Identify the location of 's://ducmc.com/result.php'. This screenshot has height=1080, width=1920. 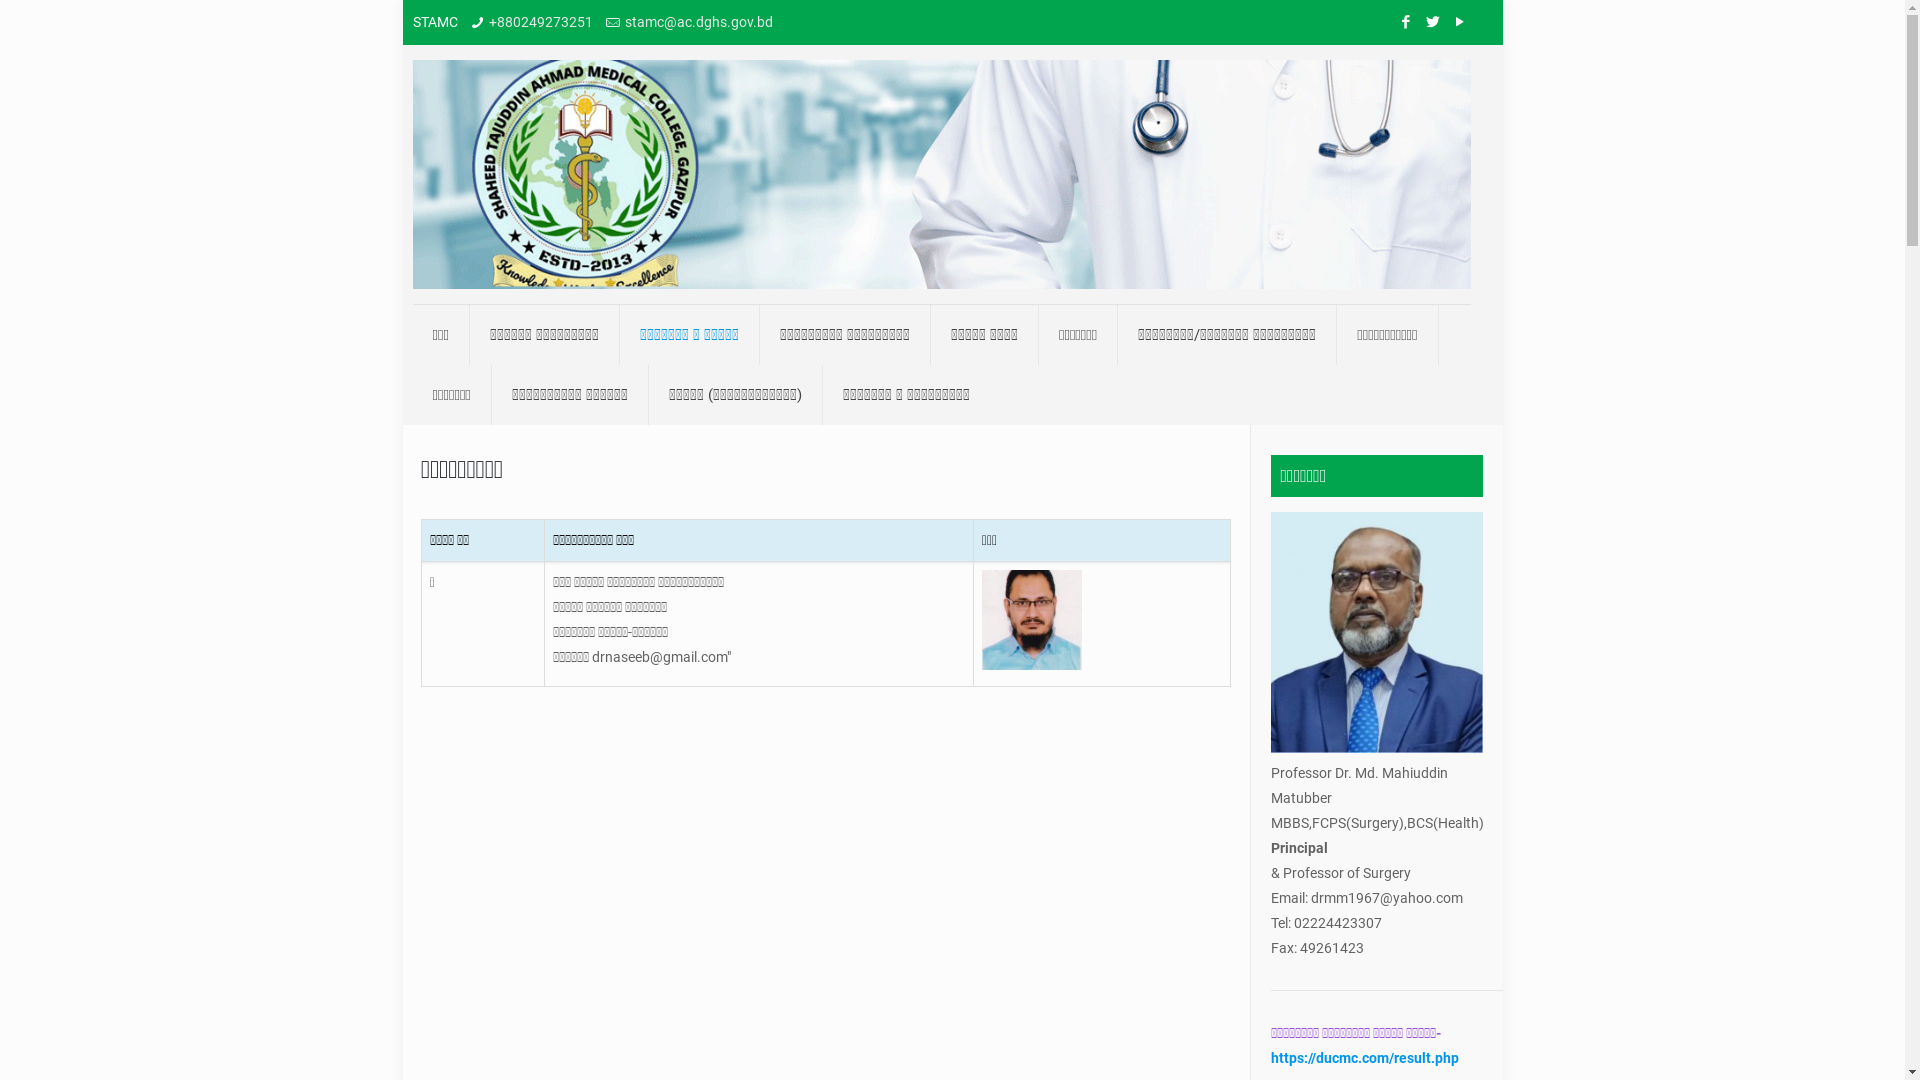
(1376, 1056).